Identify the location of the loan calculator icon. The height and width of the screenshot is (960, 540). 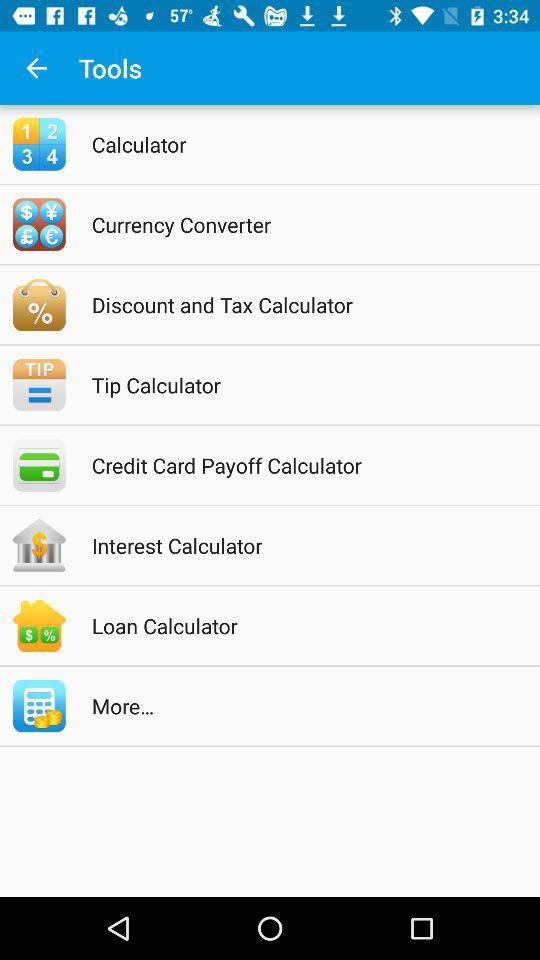
(295, 624).